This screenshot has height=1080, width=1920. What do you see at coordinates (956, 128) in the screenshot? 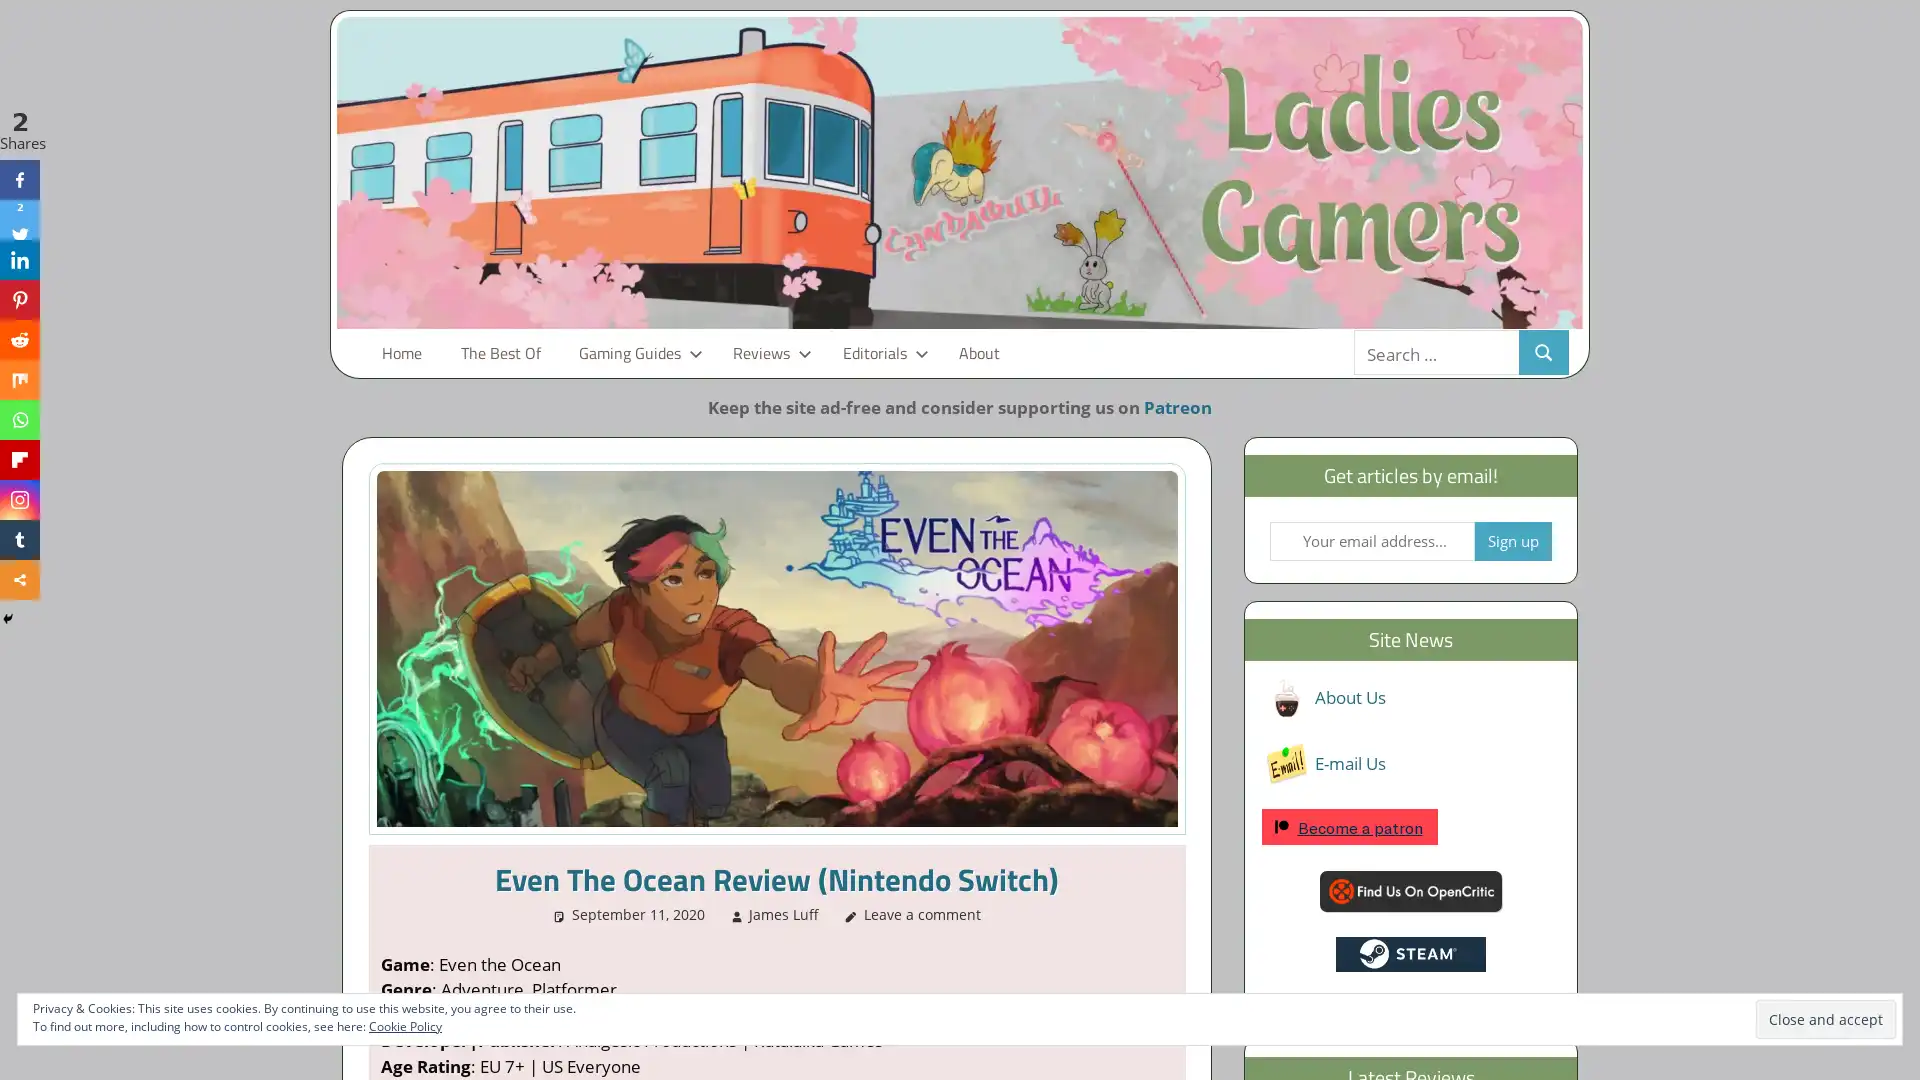
I see `No thanks` at bounding box center [956, 128].